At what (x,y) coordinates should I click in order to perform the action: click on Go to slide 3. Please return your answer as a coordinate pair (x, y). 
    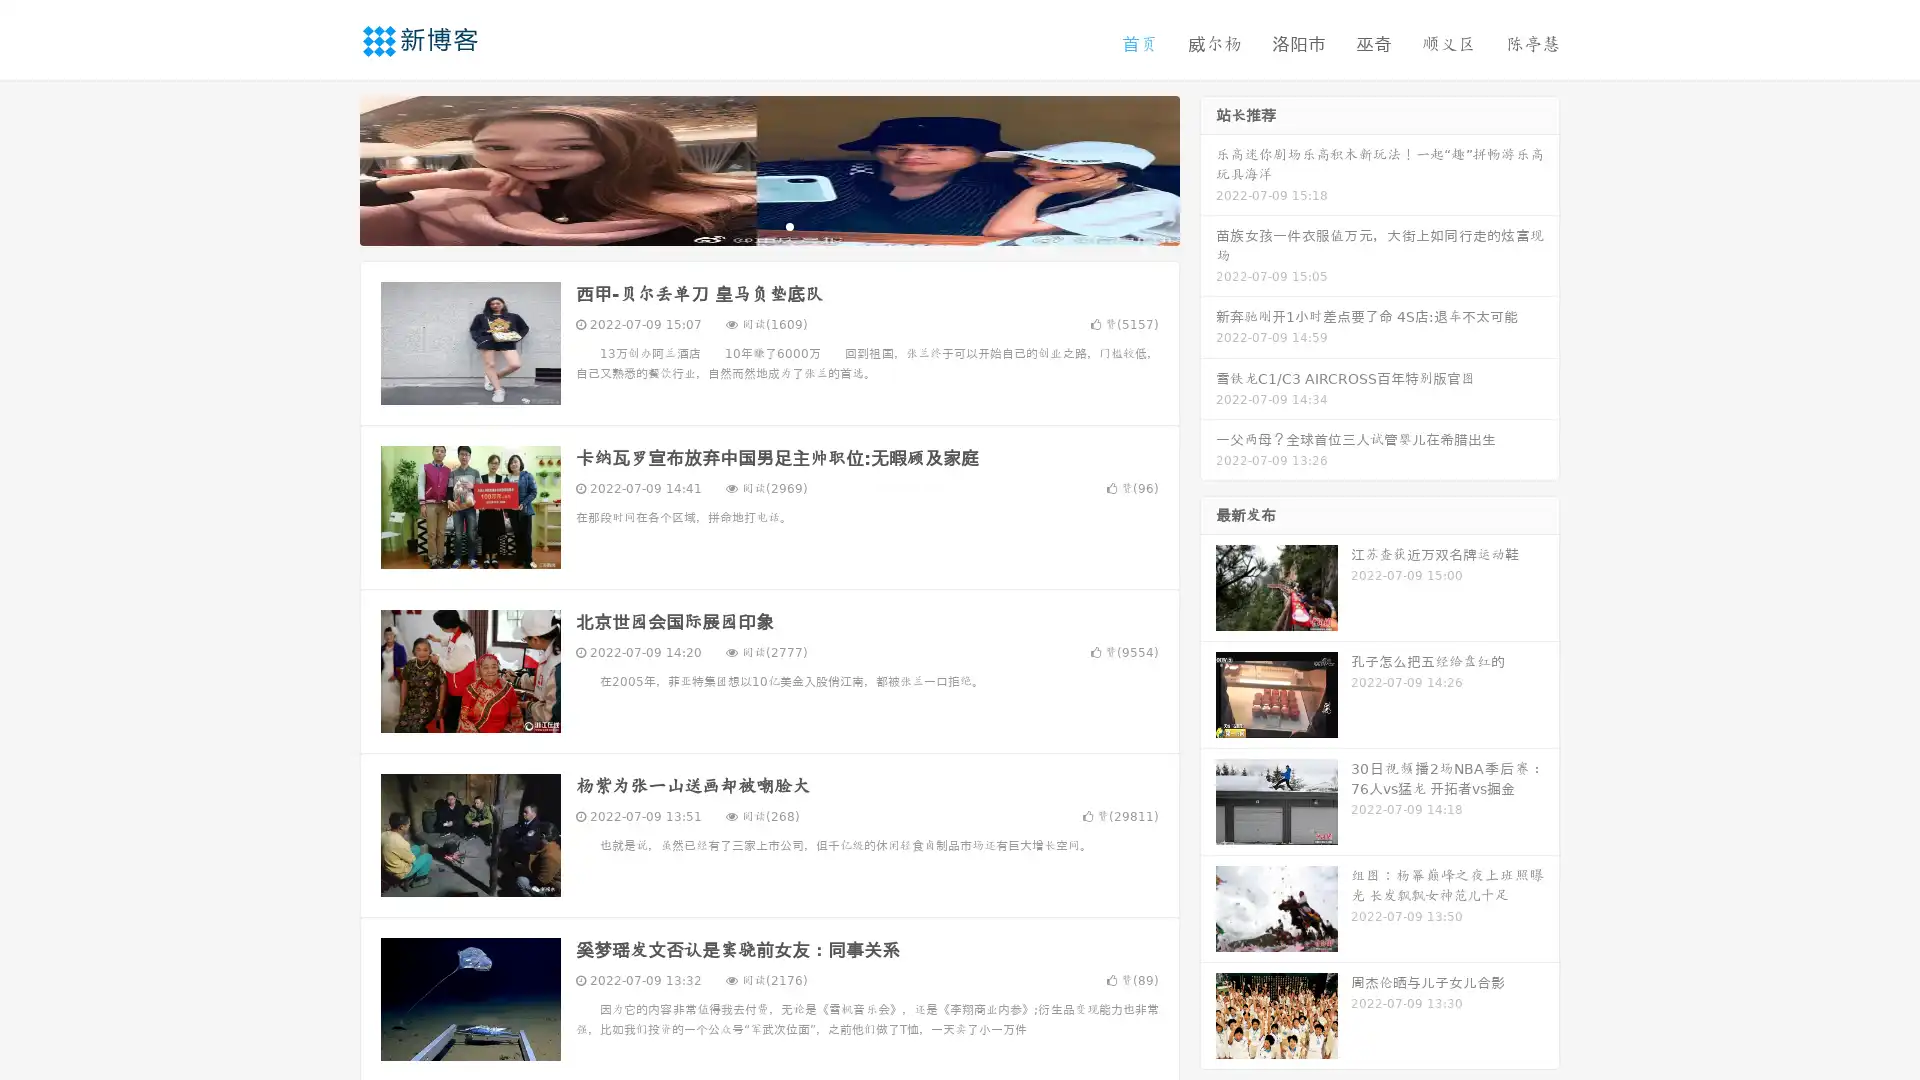
    Looking at the image, I should click on (789, 225).